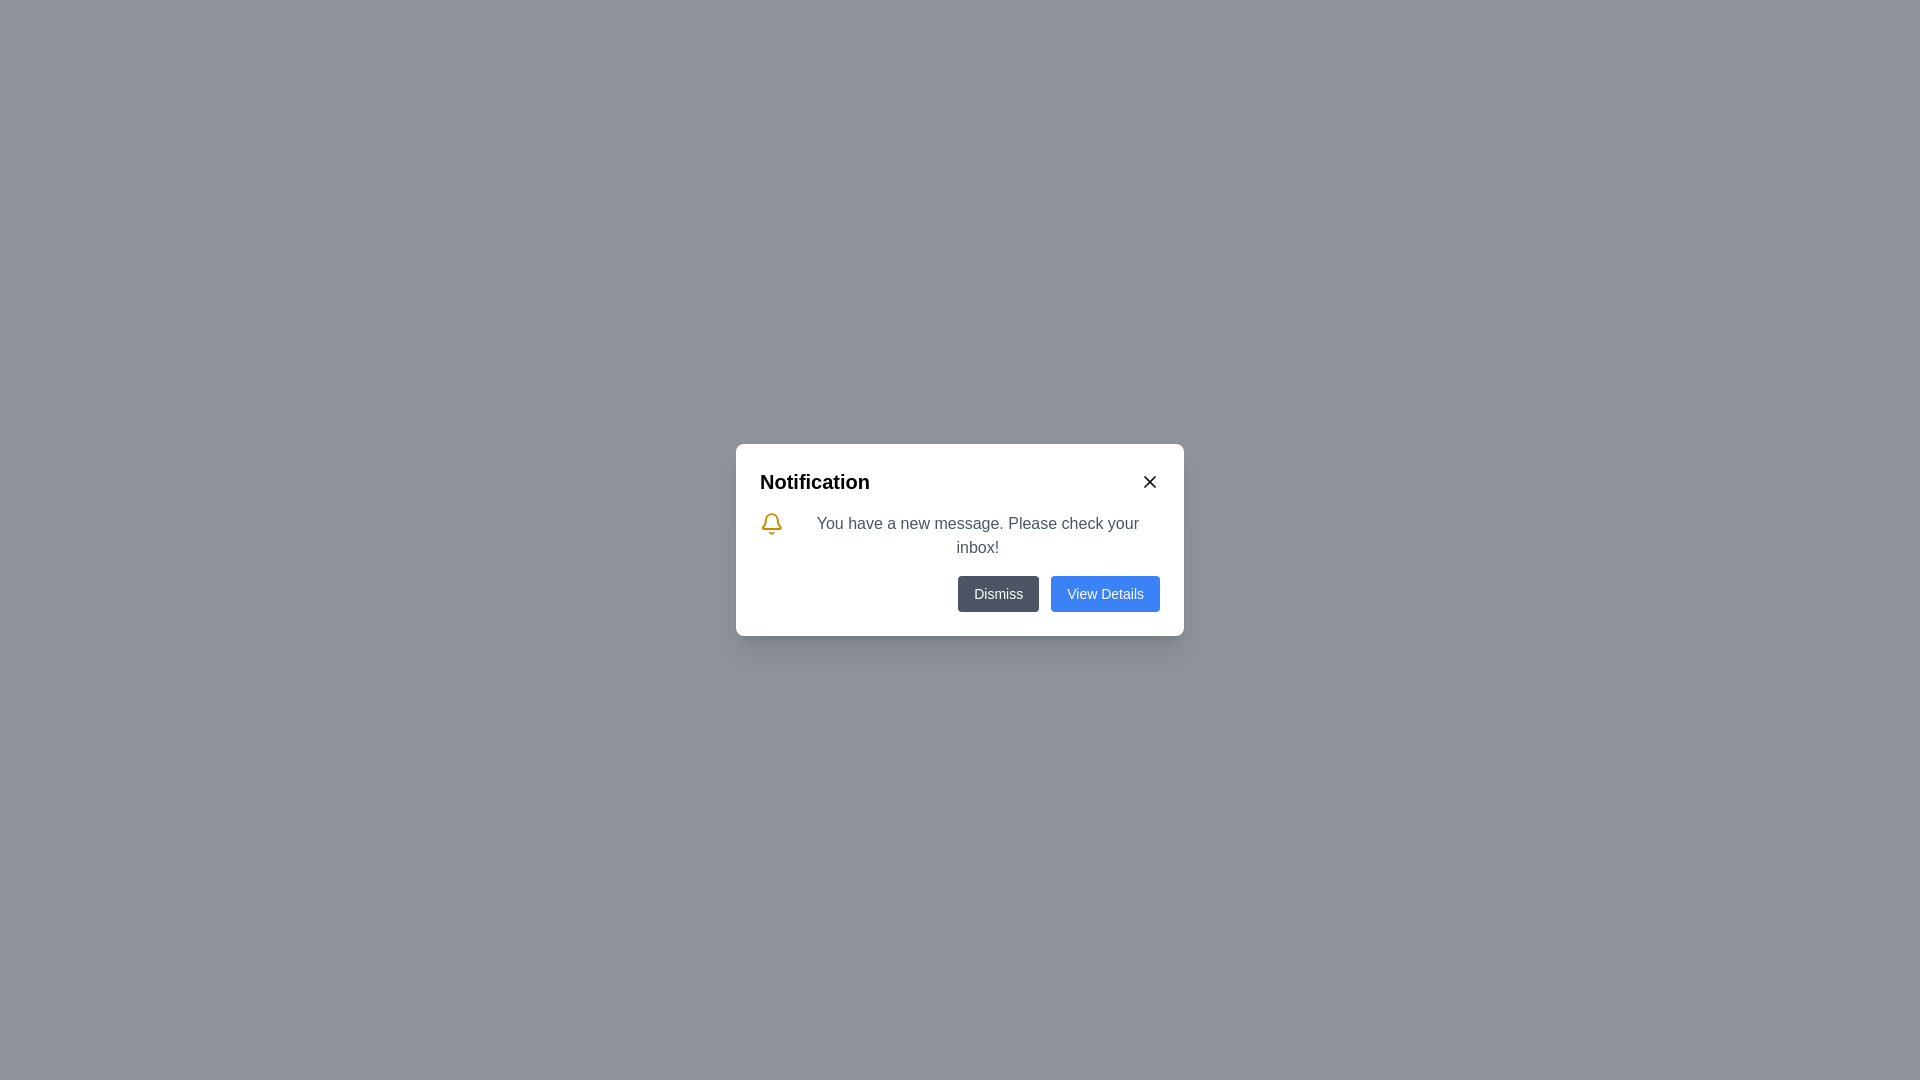 The height and width of the screenshot is (1080, 1920). Describe the element at coordinates (977, 535) in the screenshot. I see `the static text message that reads 'You have a new message. Please check your inbox!' displayed in a notification dialog box` at that location.